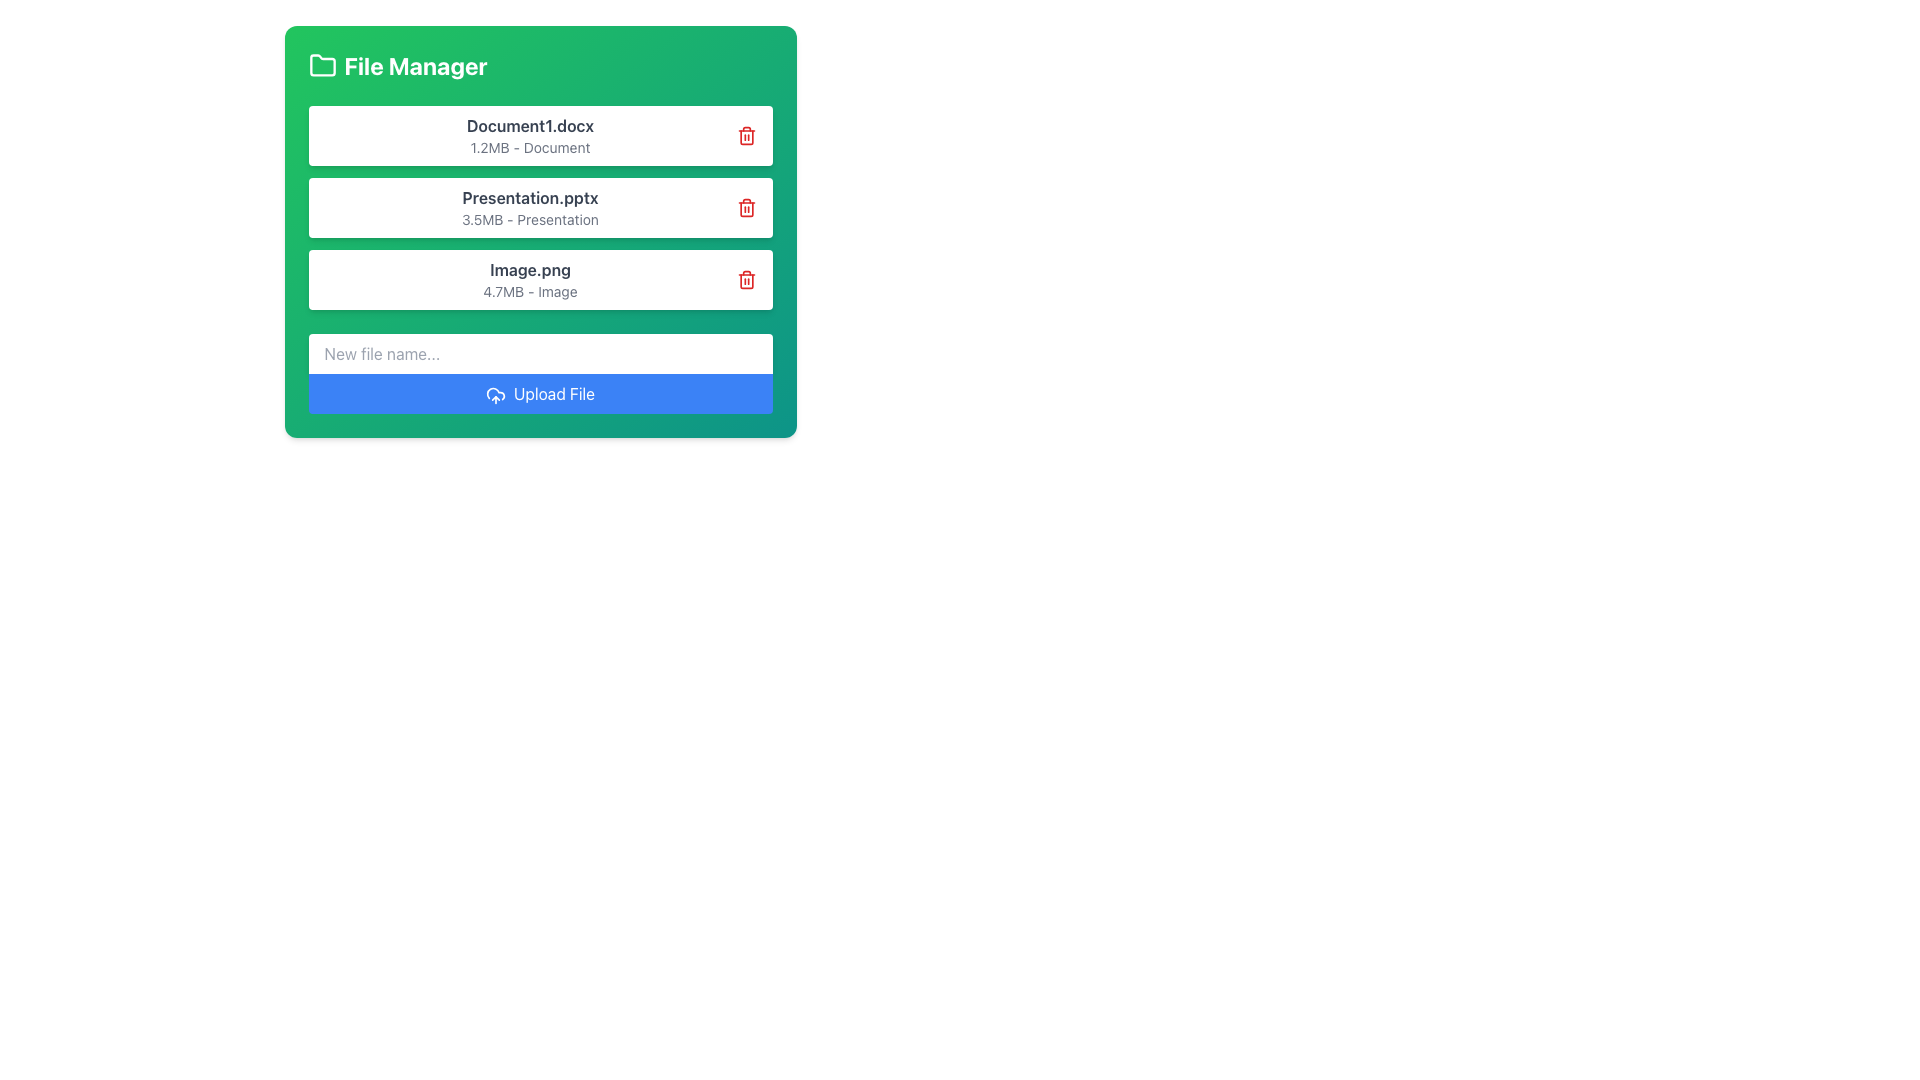  I want to click on the text label in the second row of the file manager UI, so click(530, 208).